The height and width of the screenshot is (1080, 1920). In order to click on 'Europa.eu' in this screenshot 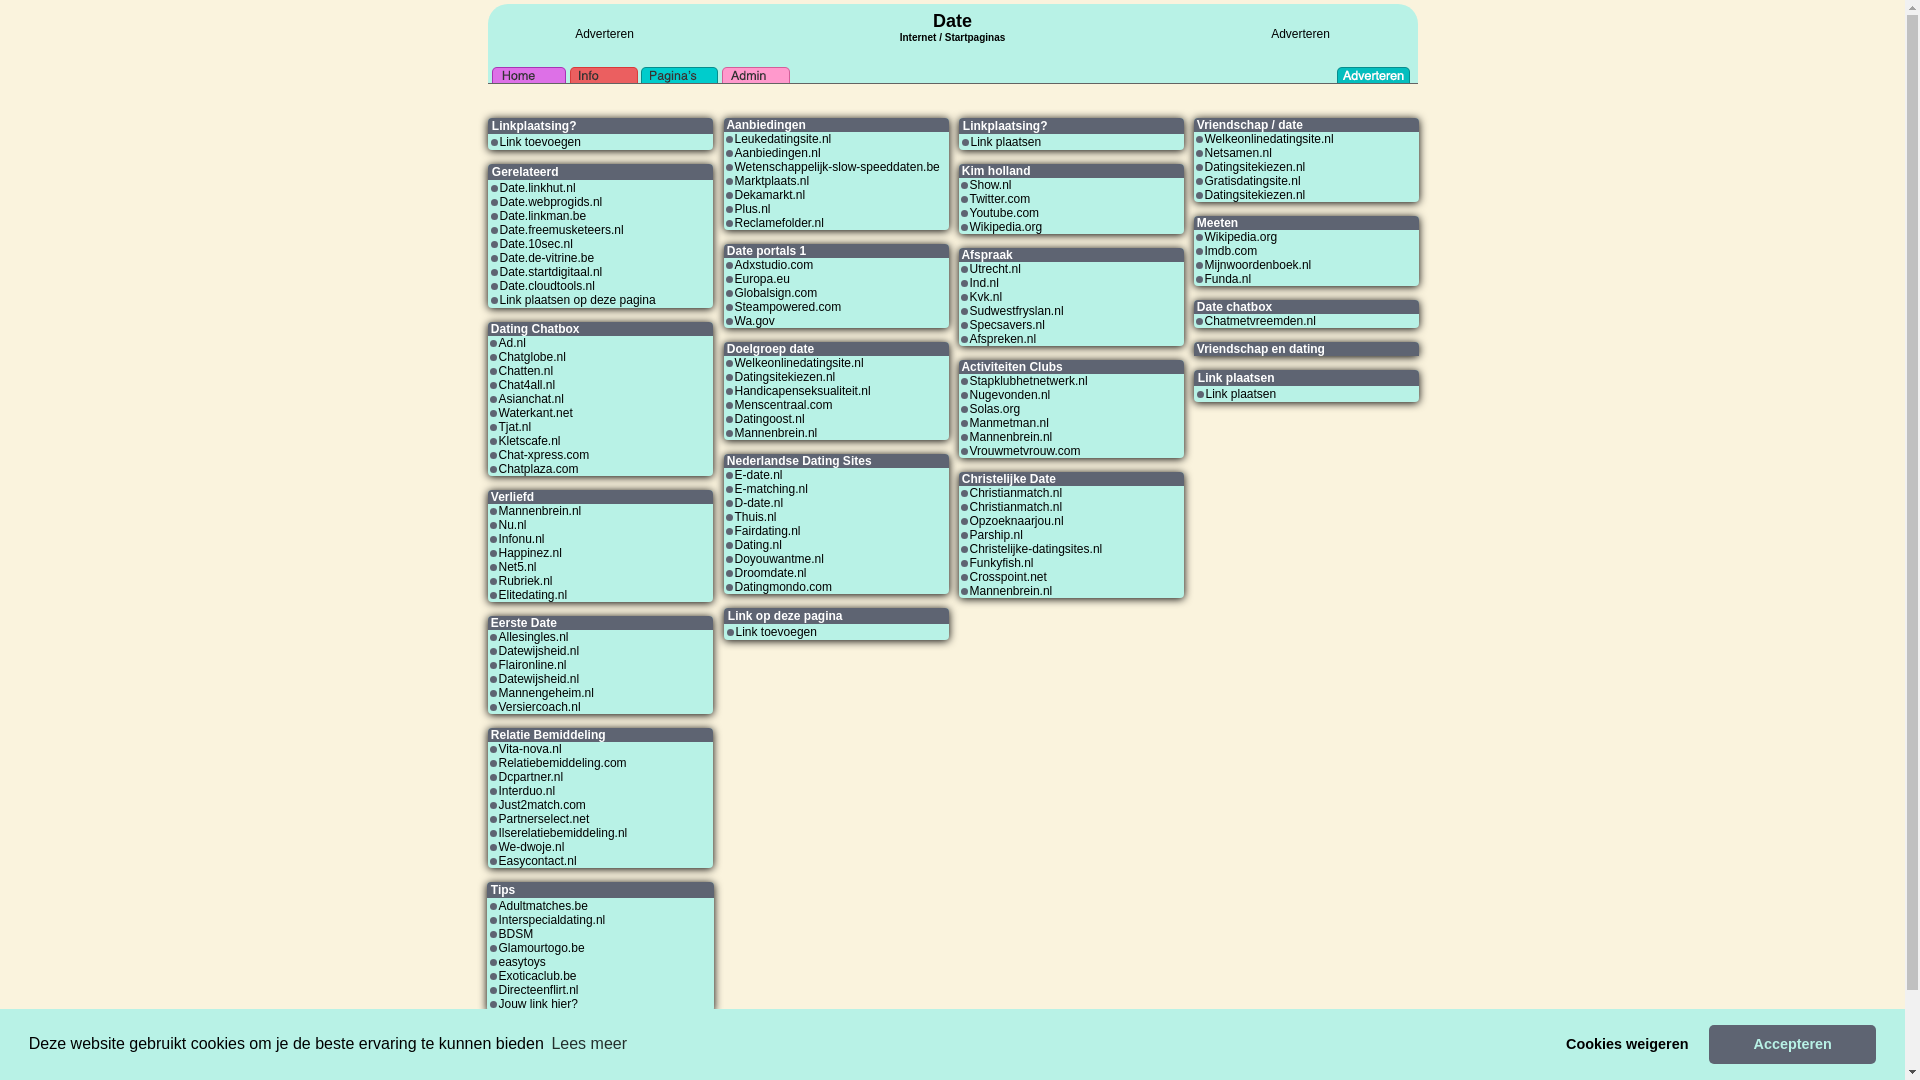, I will do `click(760, 278)`.